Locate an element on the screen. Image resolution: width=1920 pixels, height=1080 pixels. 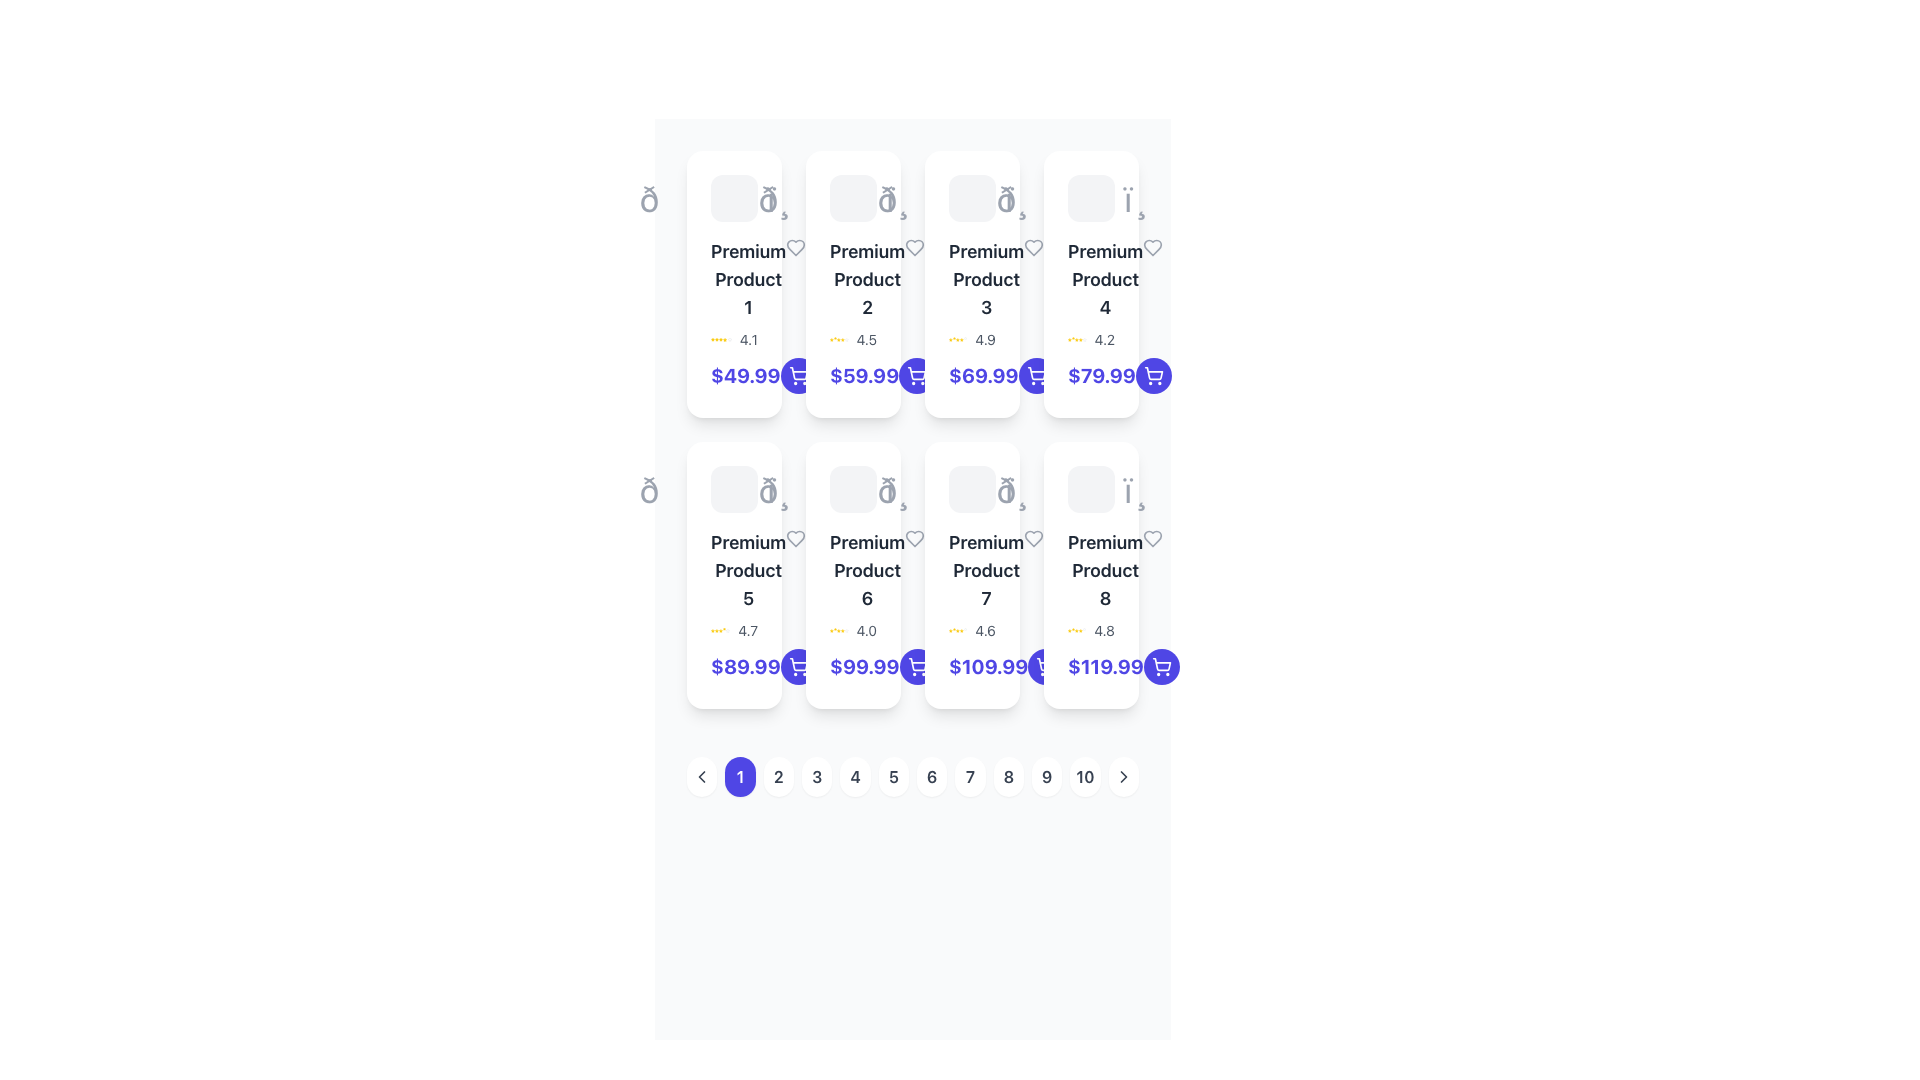
the price of the product card, which is the fourth card in the first row of a 4-column grid layout, to potentially add the item to the cart is located at coordinates (1090, 284).